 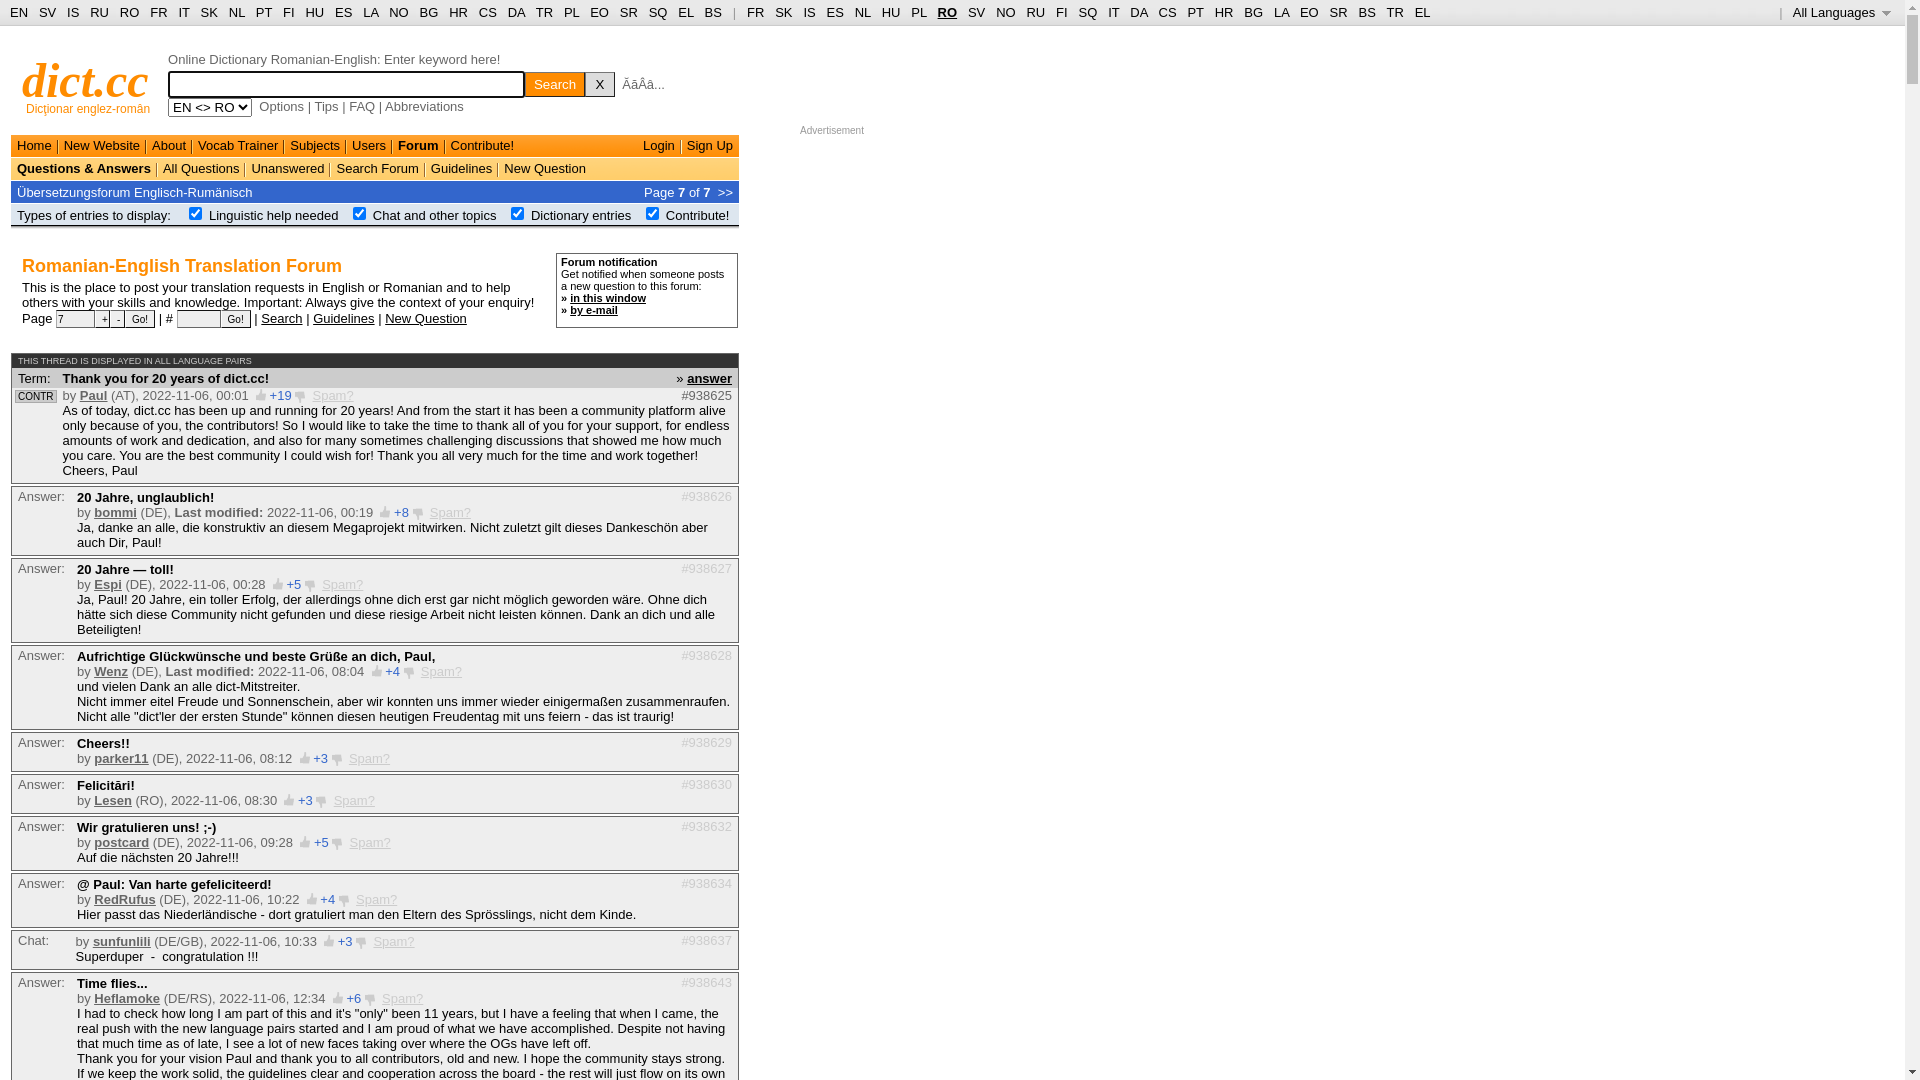 I want to click on 'Wenz', so click(x=109, y=671).